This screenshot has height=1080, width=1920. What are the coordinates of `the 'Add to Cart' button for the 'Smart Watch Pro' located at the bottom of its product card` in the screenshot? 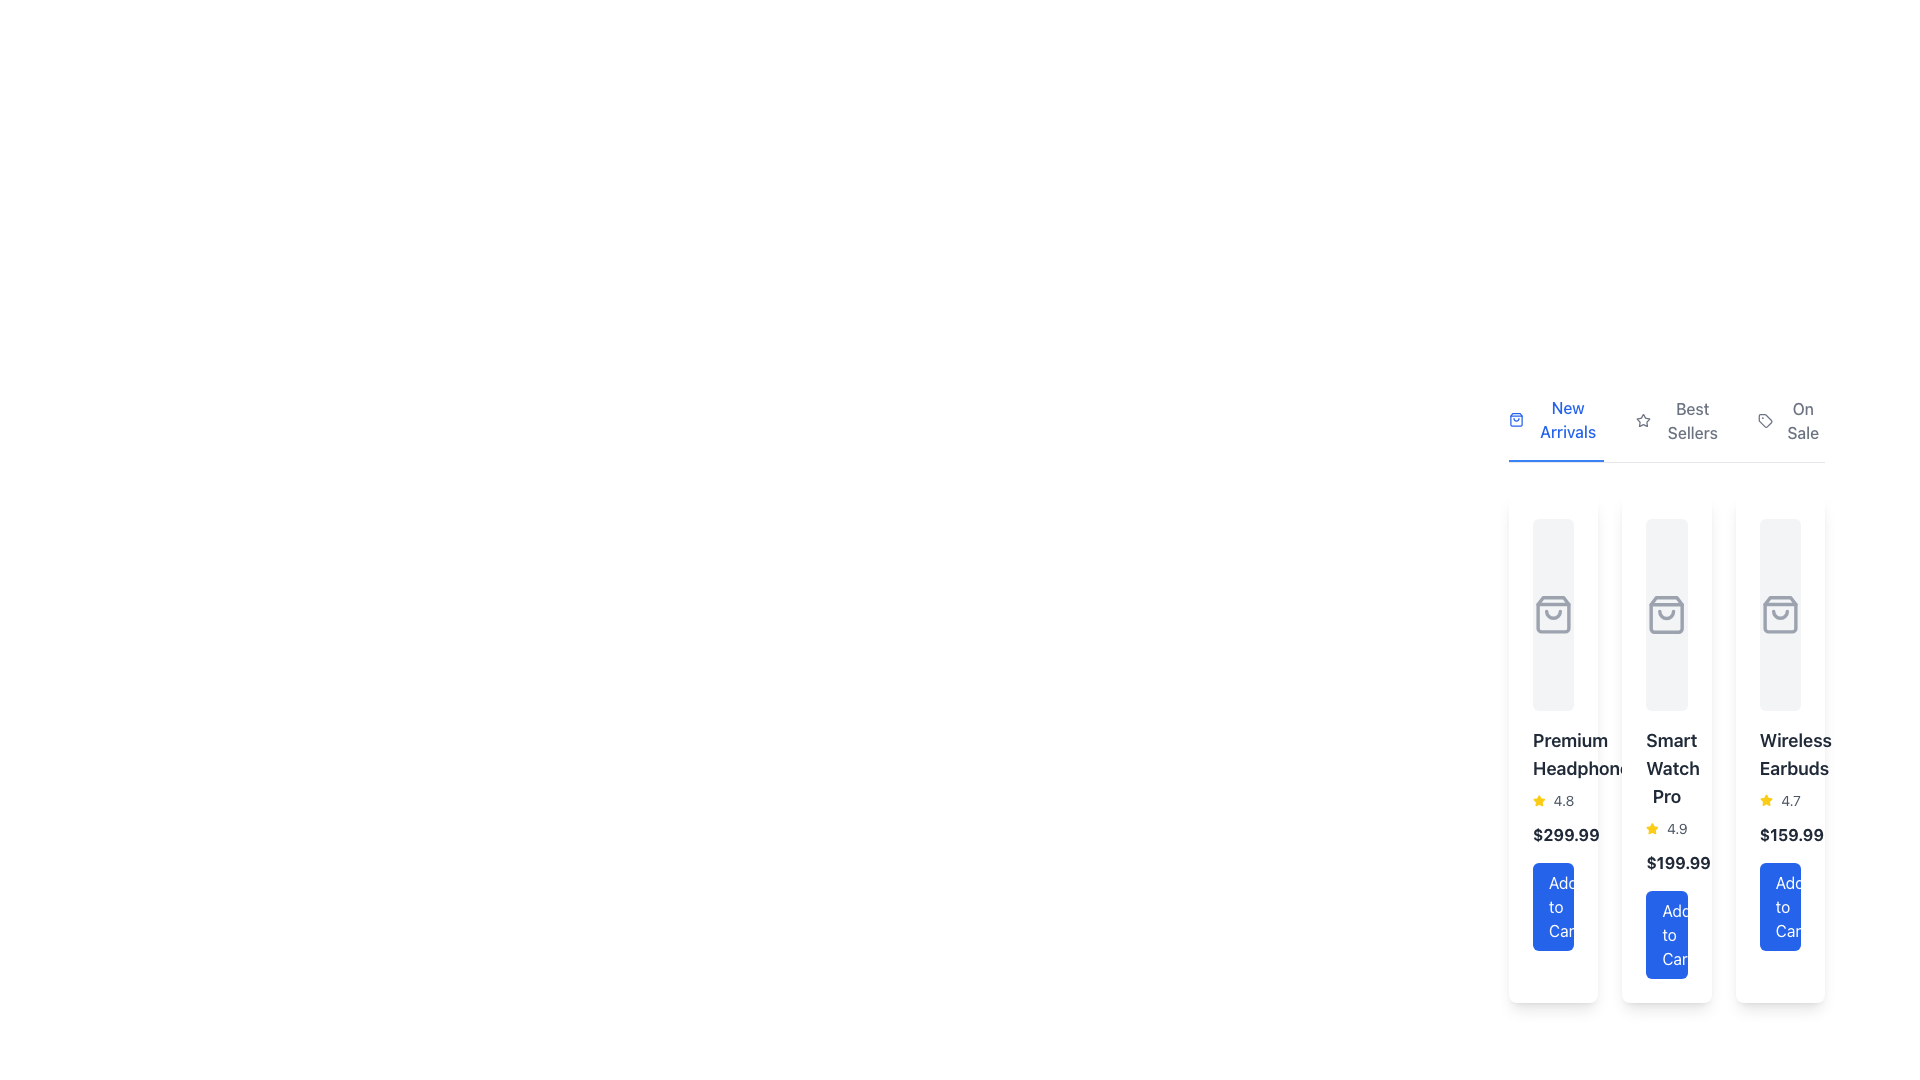 It's located at (1666, 934).